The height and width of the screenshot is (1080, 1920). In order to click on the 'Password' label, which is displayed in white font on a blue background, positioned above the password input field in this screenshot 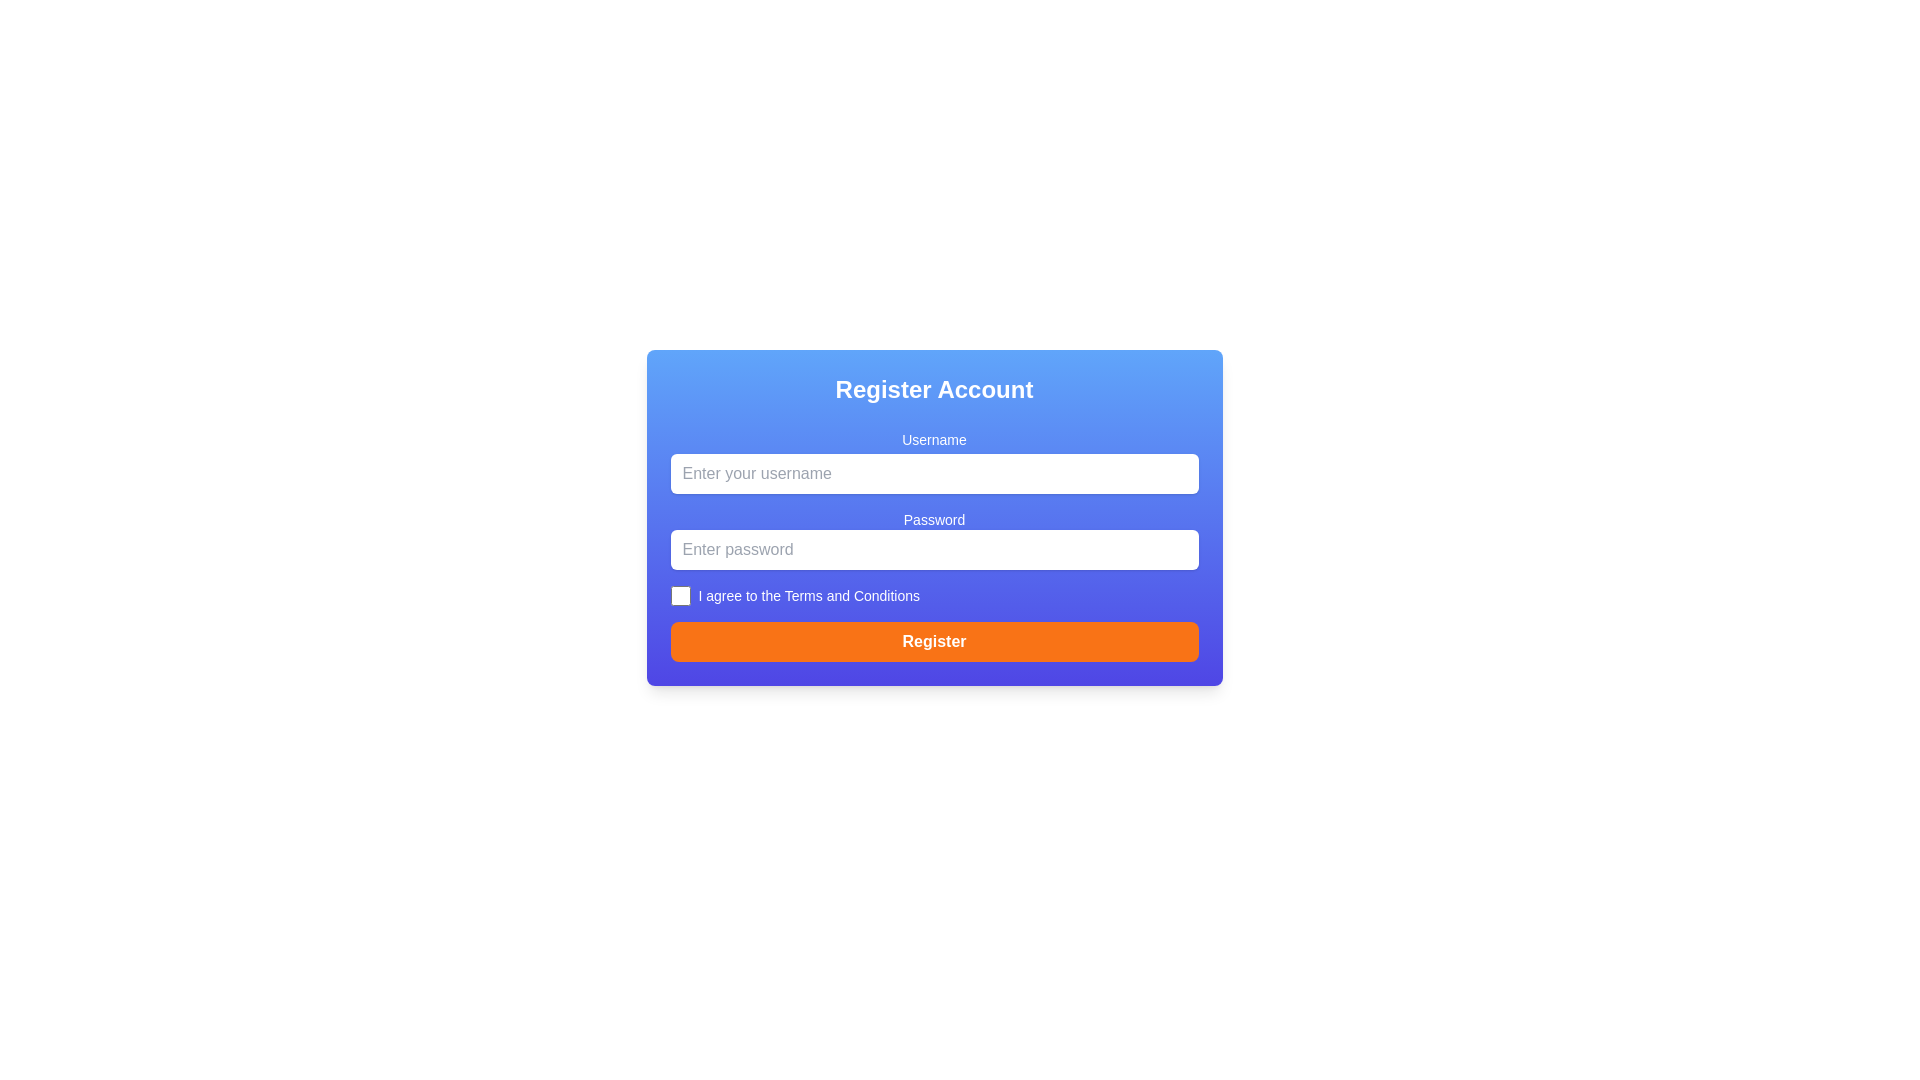, I will do `click(933, 519)`.